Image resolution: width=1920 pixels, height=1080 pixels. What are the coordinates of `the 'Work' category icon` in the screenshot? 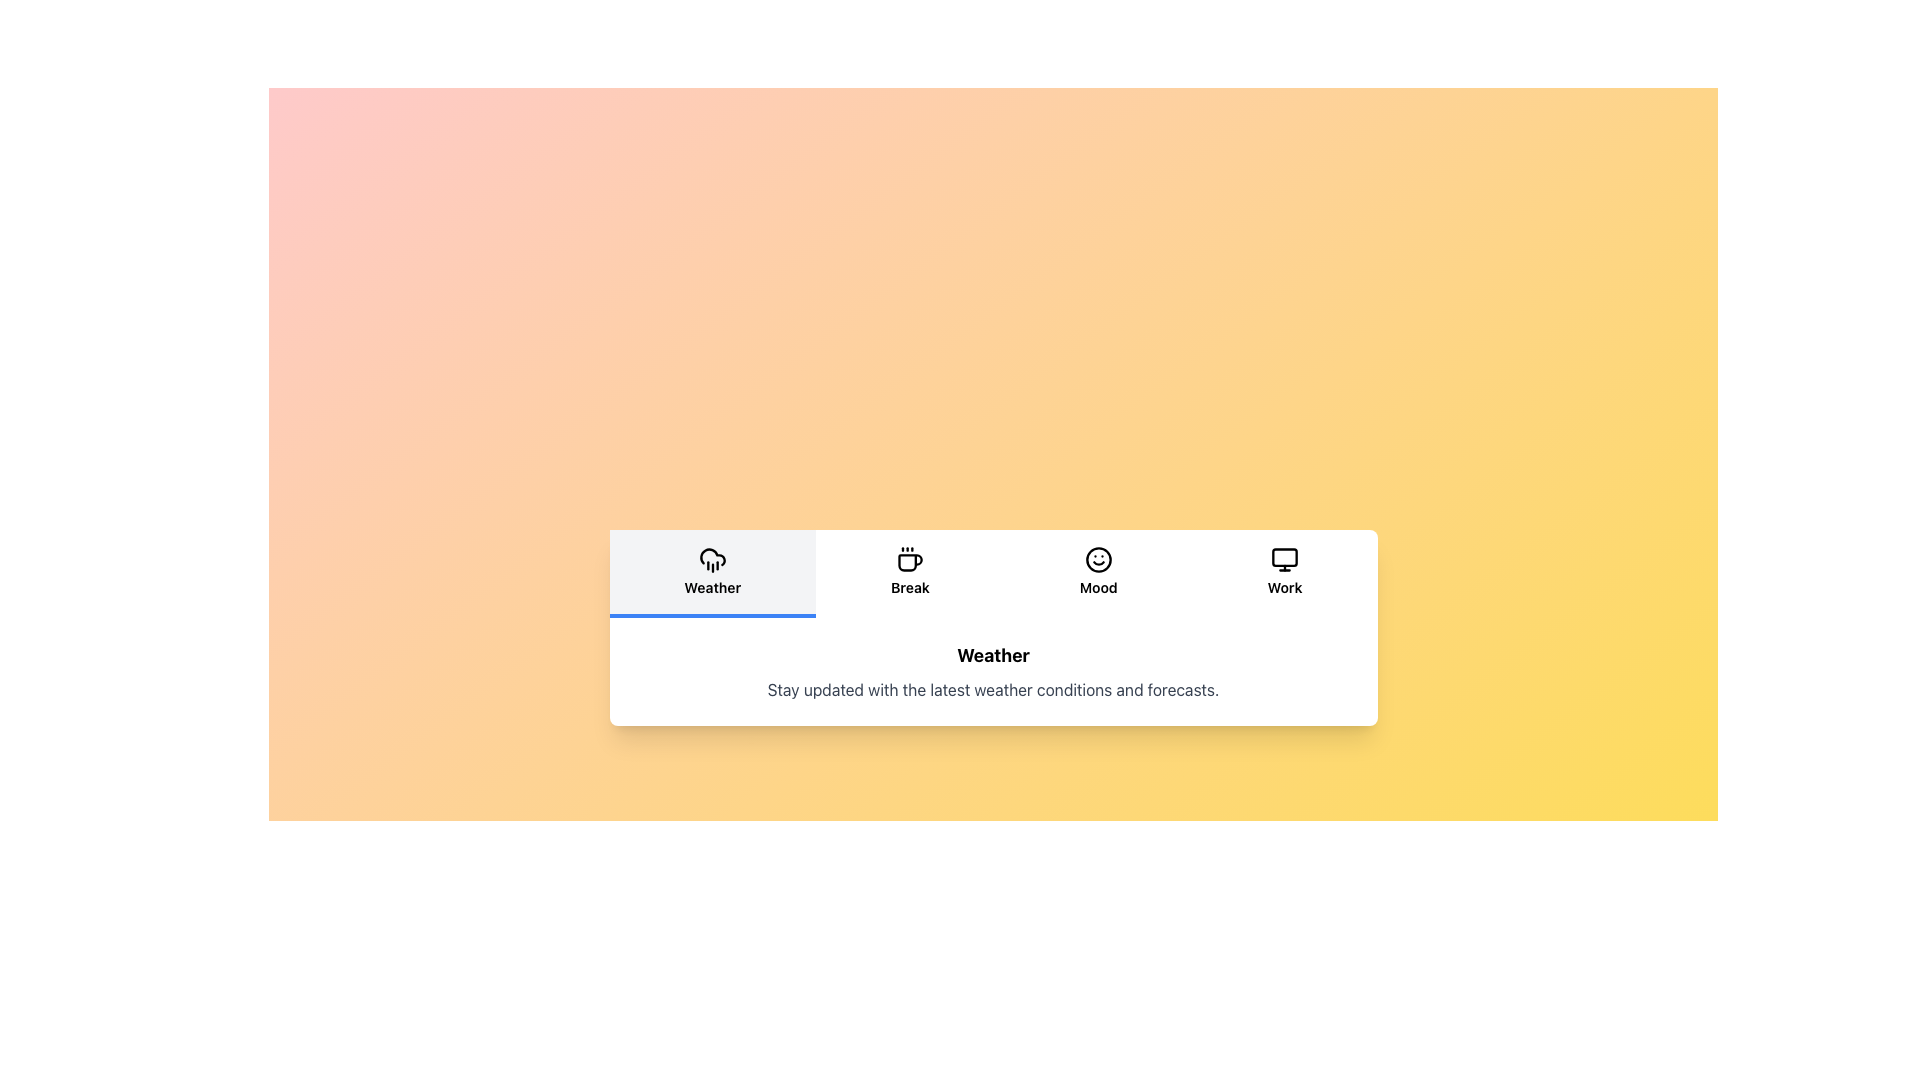 It's located at (1285, 559).